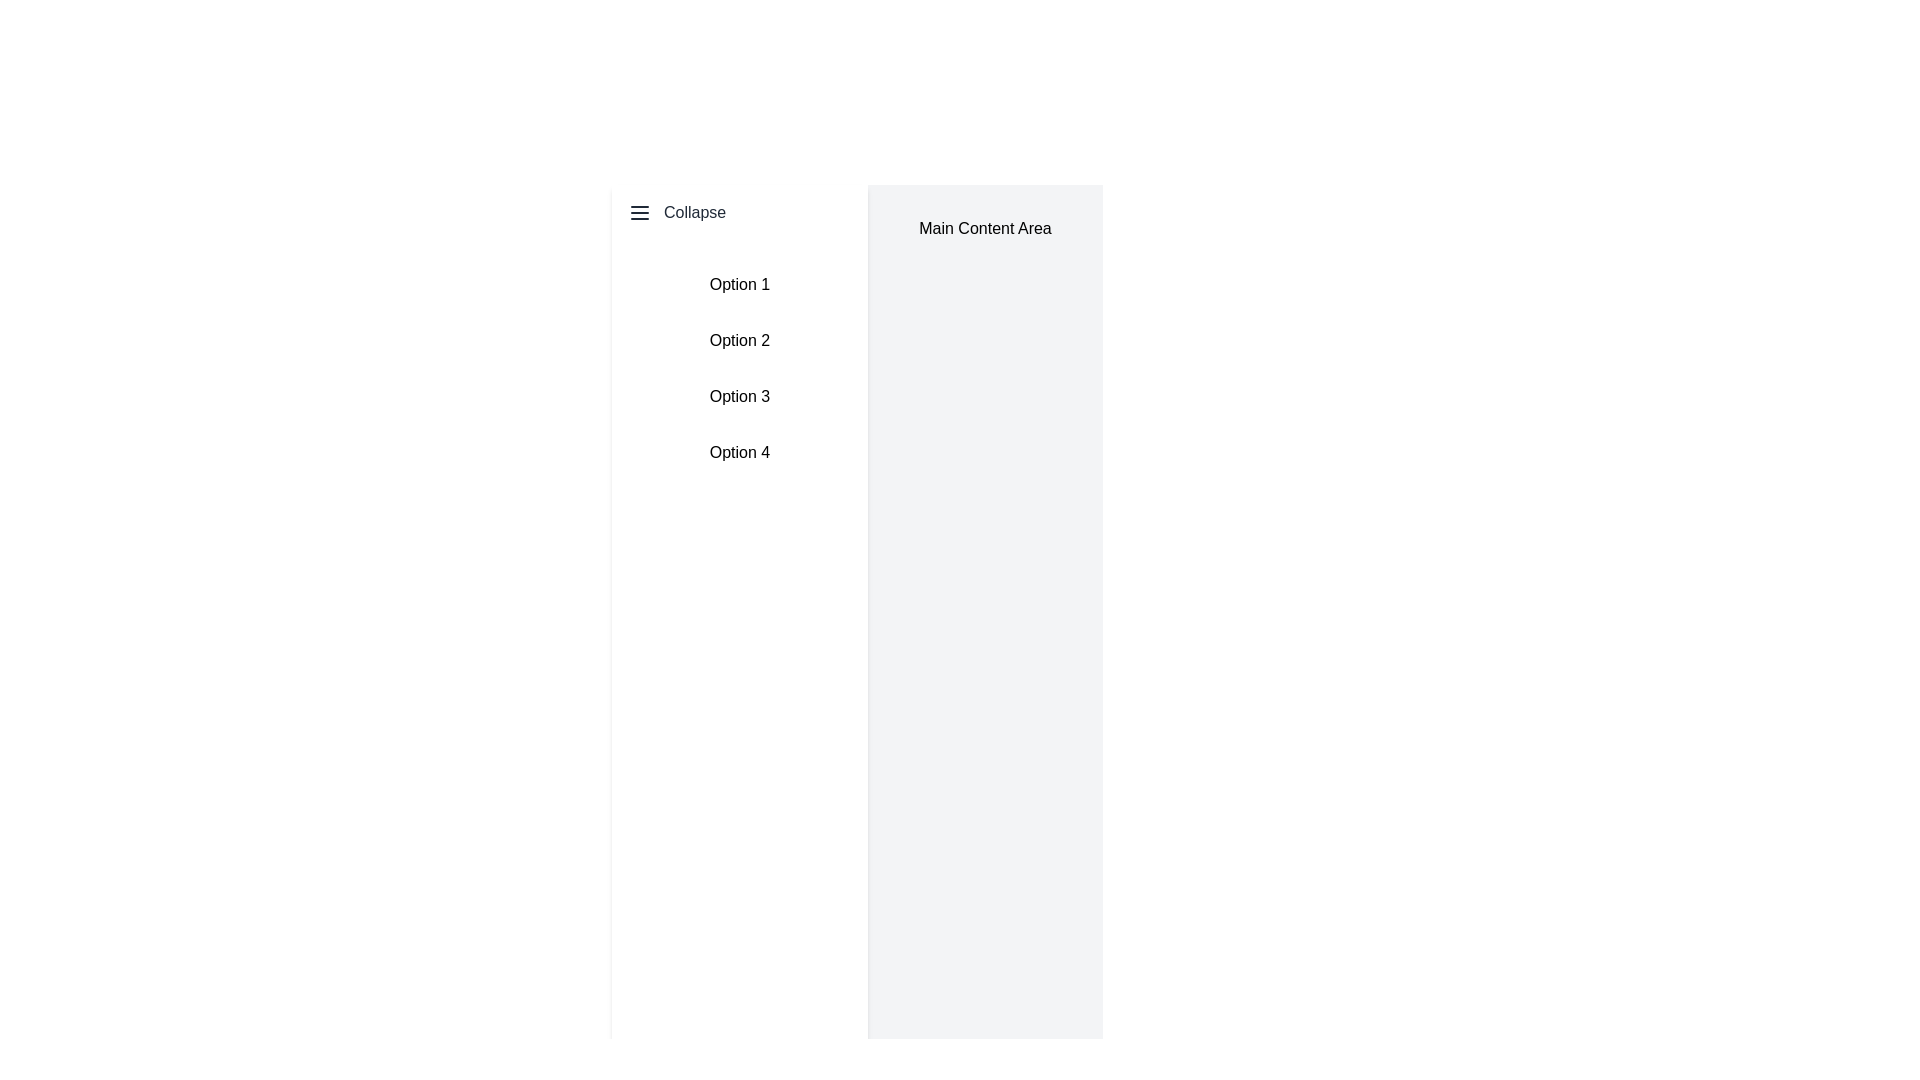  I want to click on the 'Collapse' button located at the top of the left sidebar, so click(676, 212).